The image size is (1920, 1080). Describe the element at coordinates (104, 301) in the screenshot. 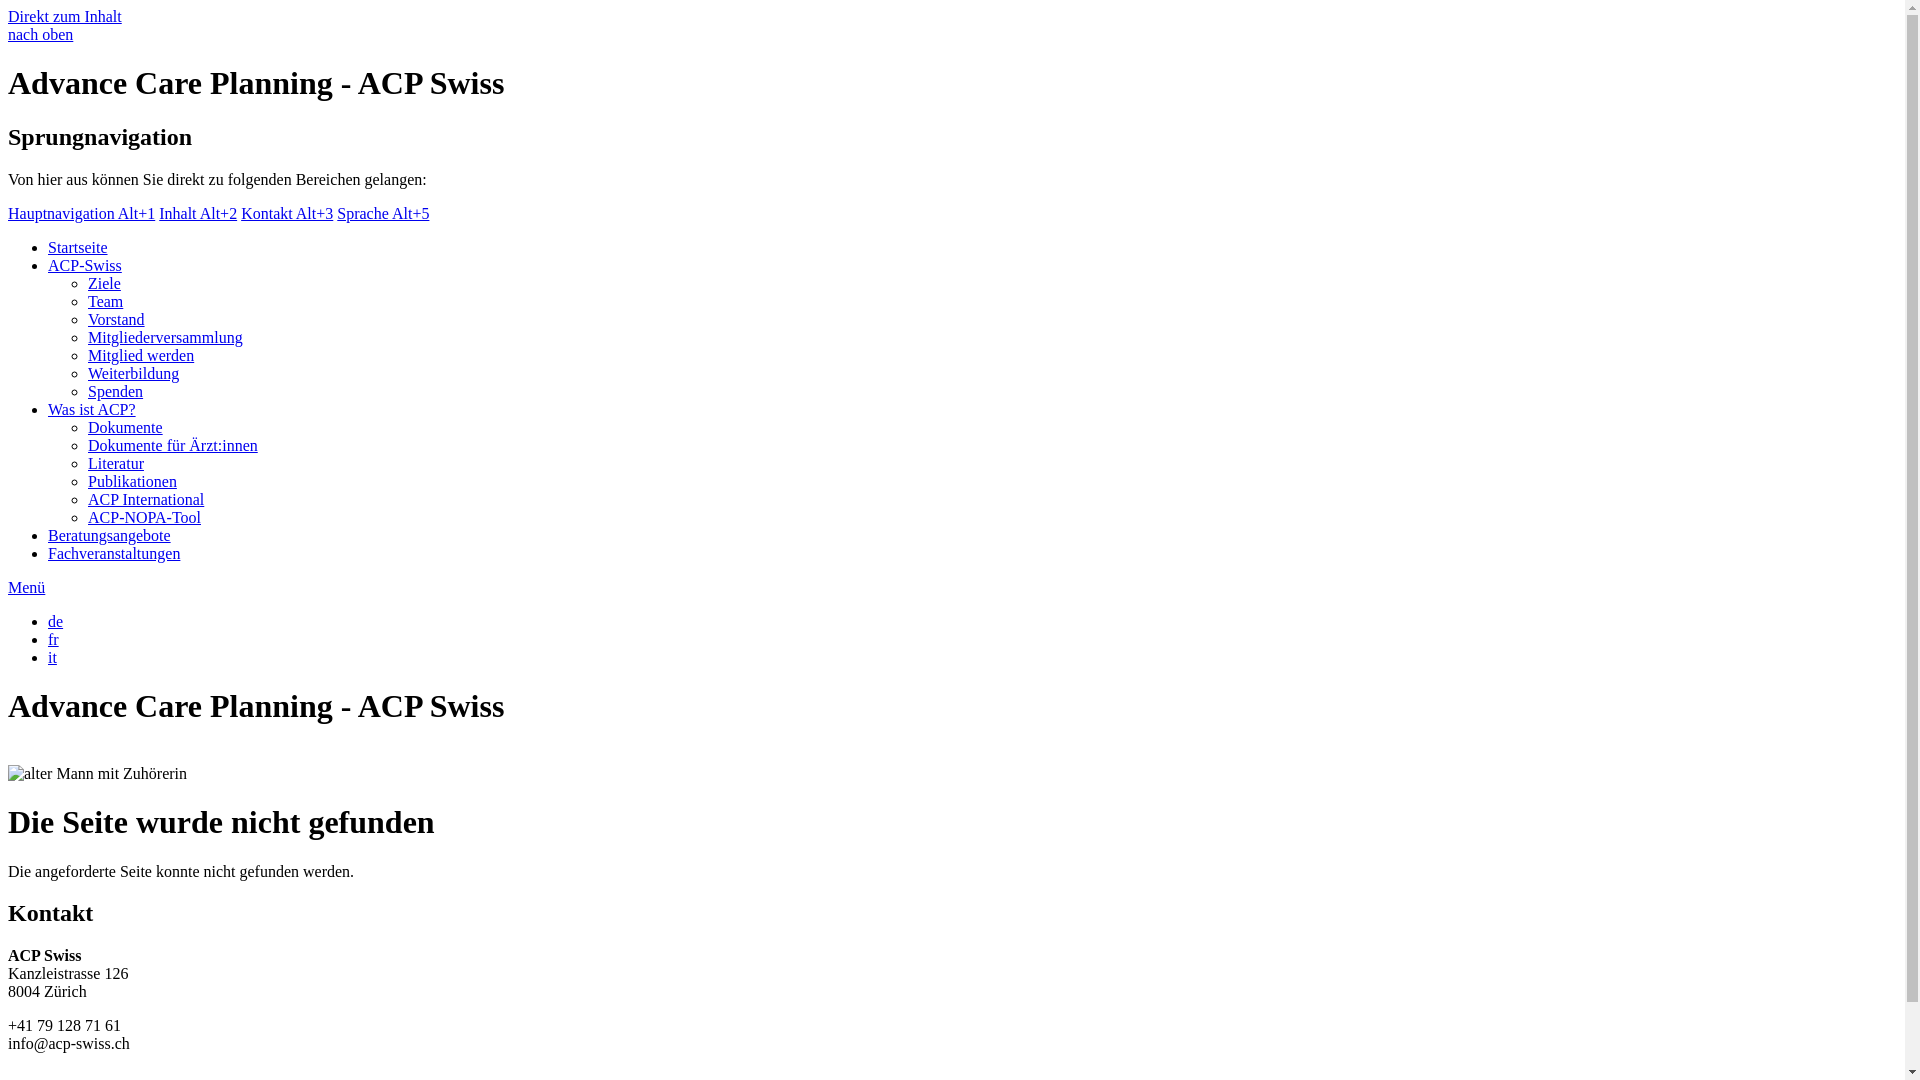

I see `'Team'` at that location.